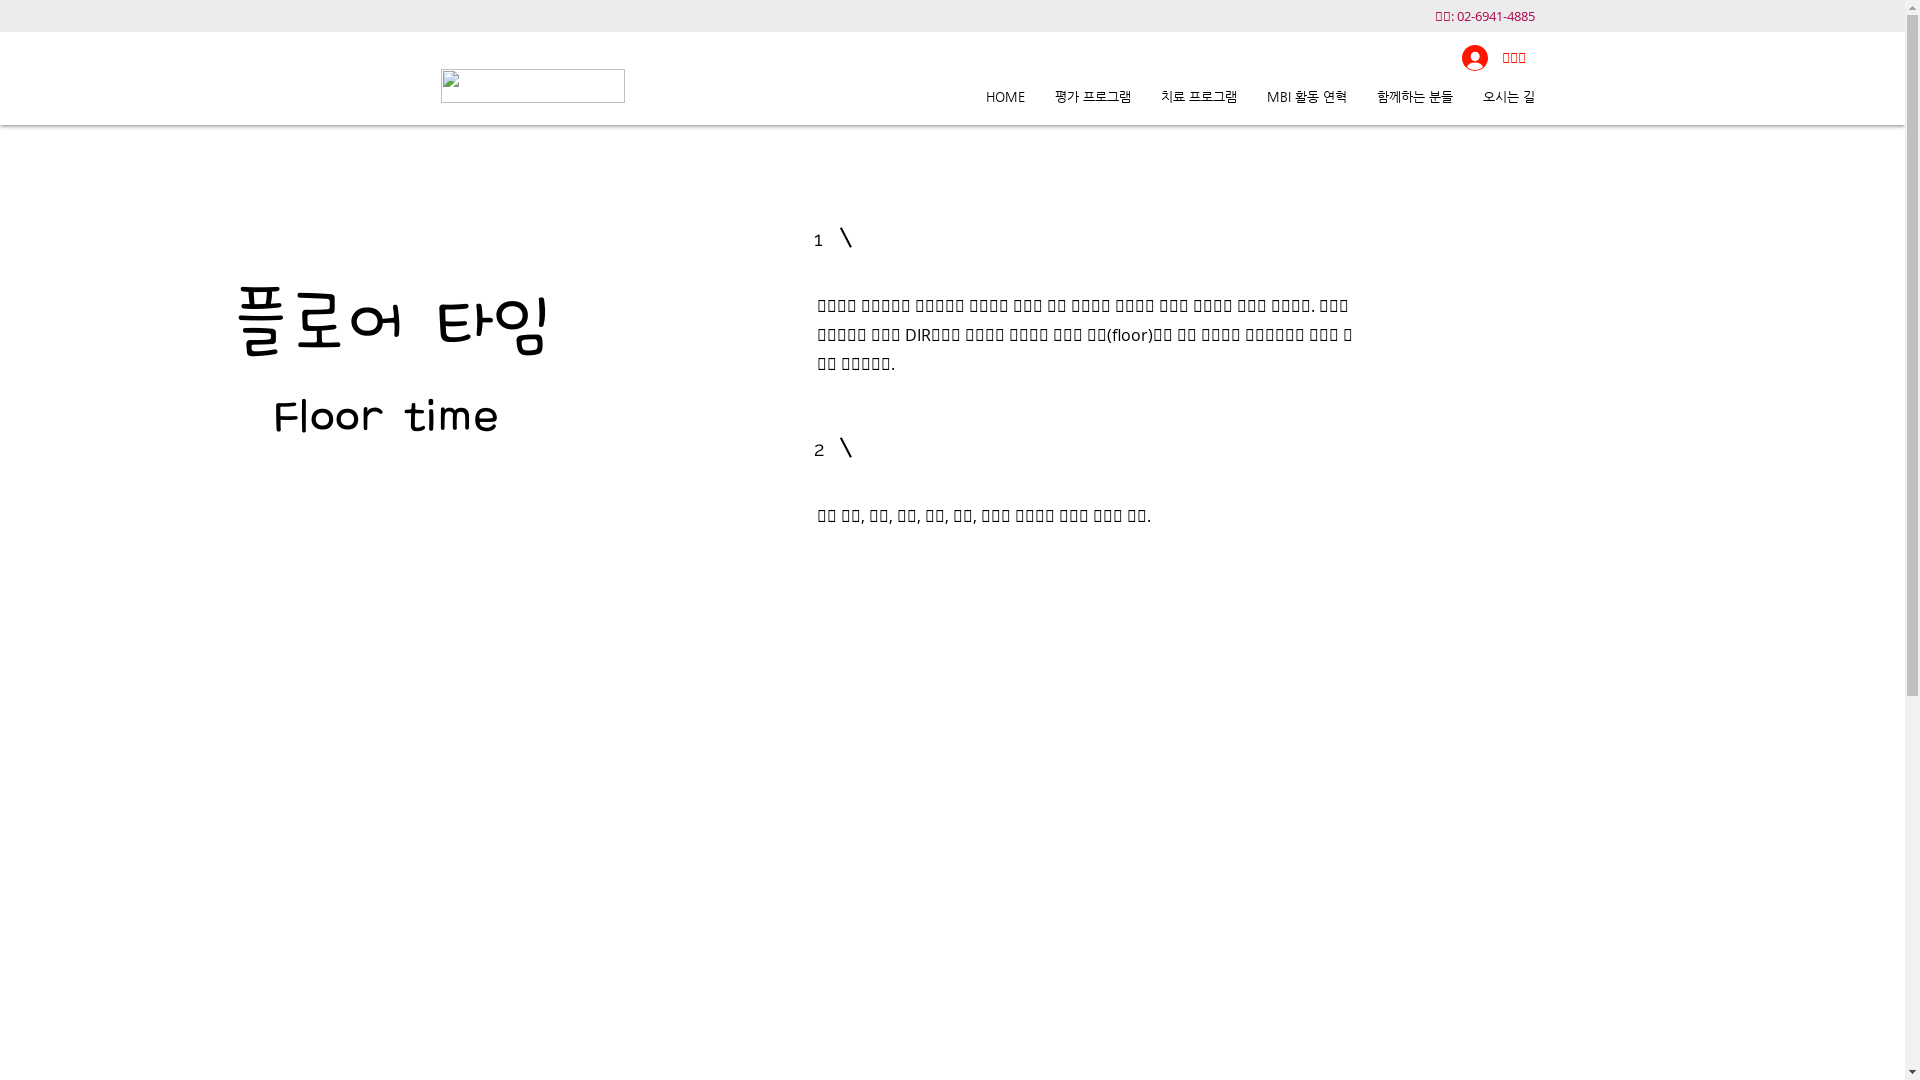 The height and width of the screenshot is (1080, 1920). What do you see at coordinates (1004, 96) in the screenshot?
I see `'HOME'` at bounding box center [1004, 96].